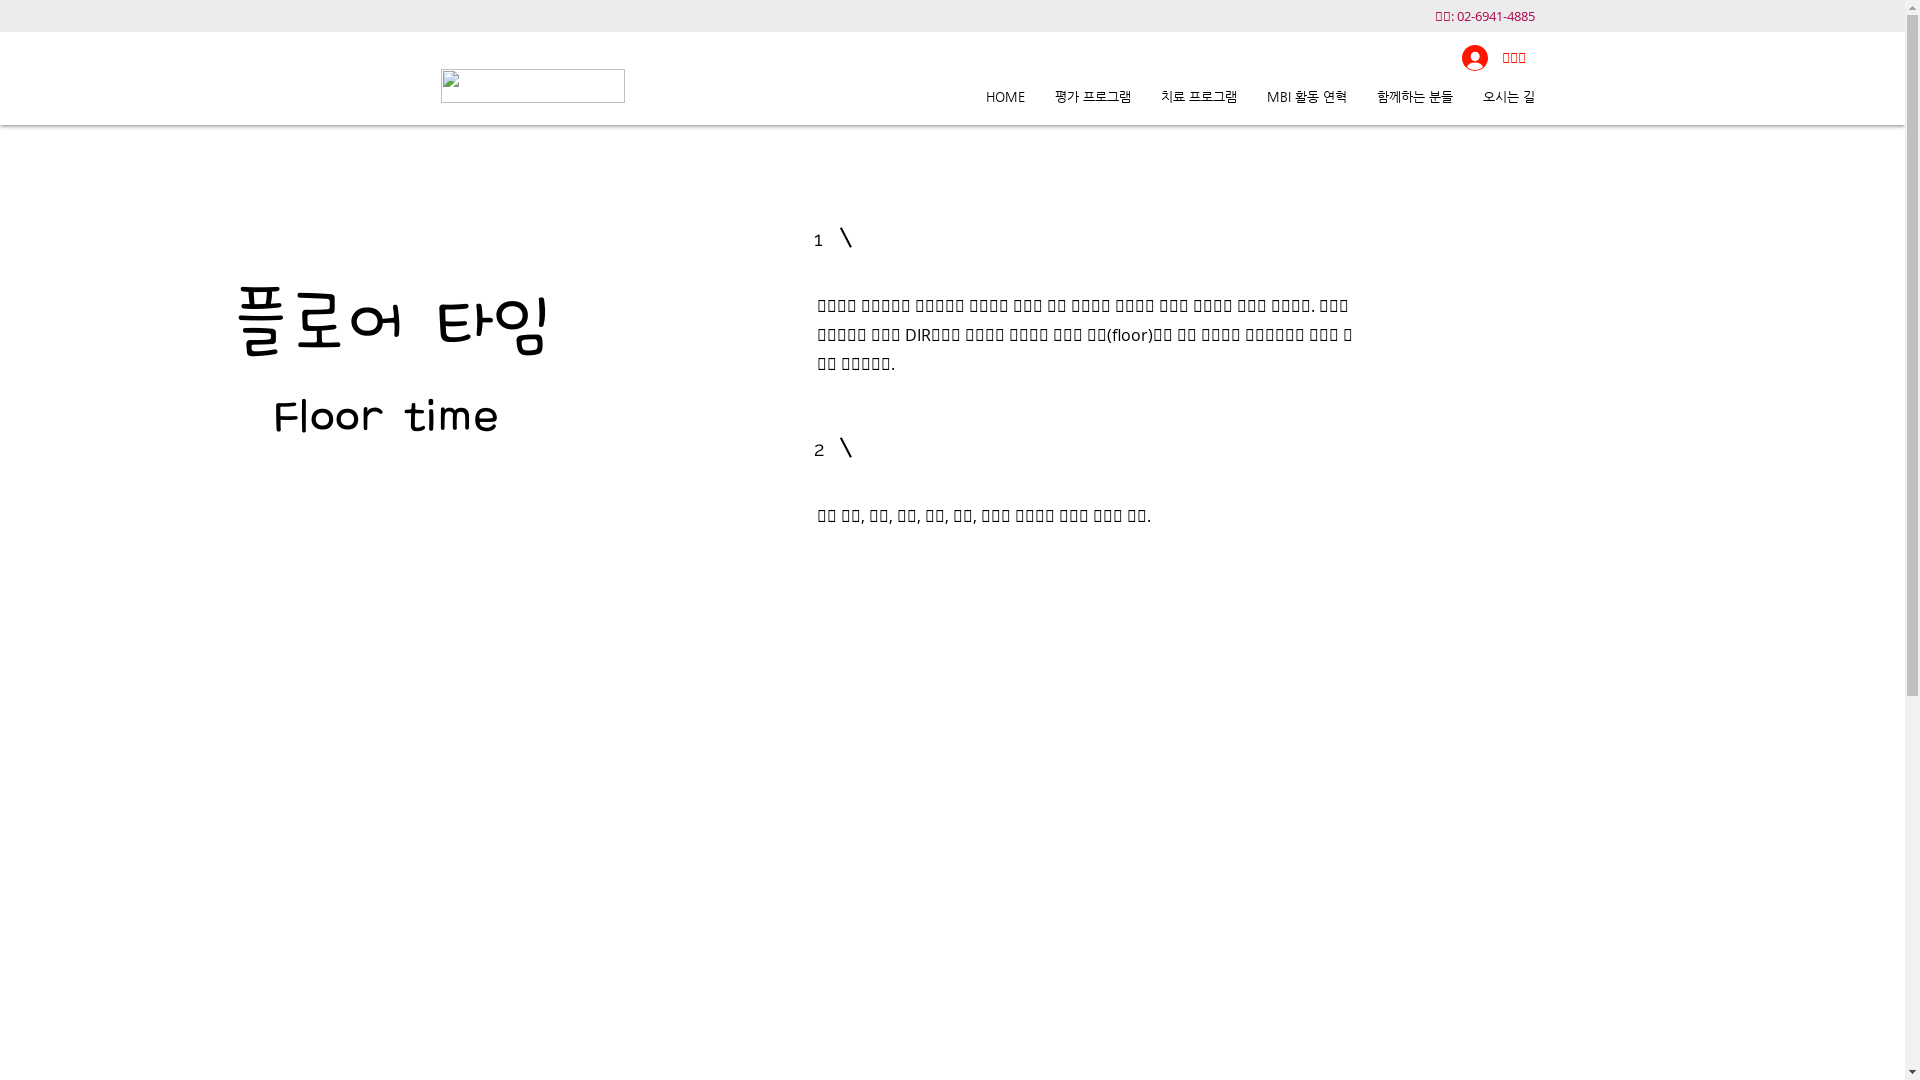 The height and width of the screenshot is (1080, 1920). What do you see at coordinates (1004, 96) in the screenshot?
I see `'HOME'` at bounding box center [1004, 96].